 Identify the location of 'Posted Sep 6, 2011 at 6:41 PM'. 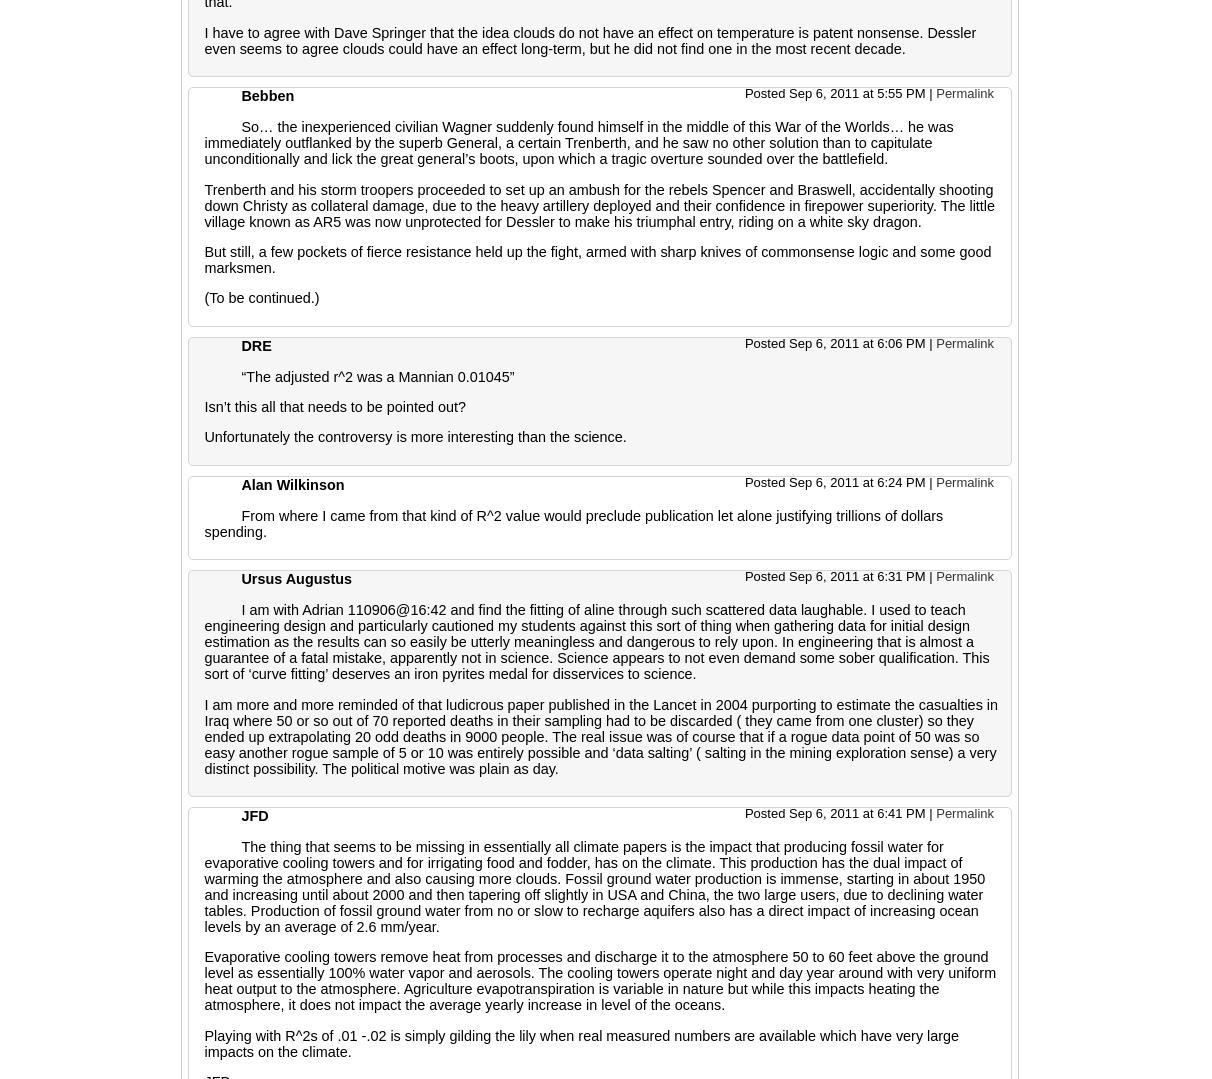
(836, 812).